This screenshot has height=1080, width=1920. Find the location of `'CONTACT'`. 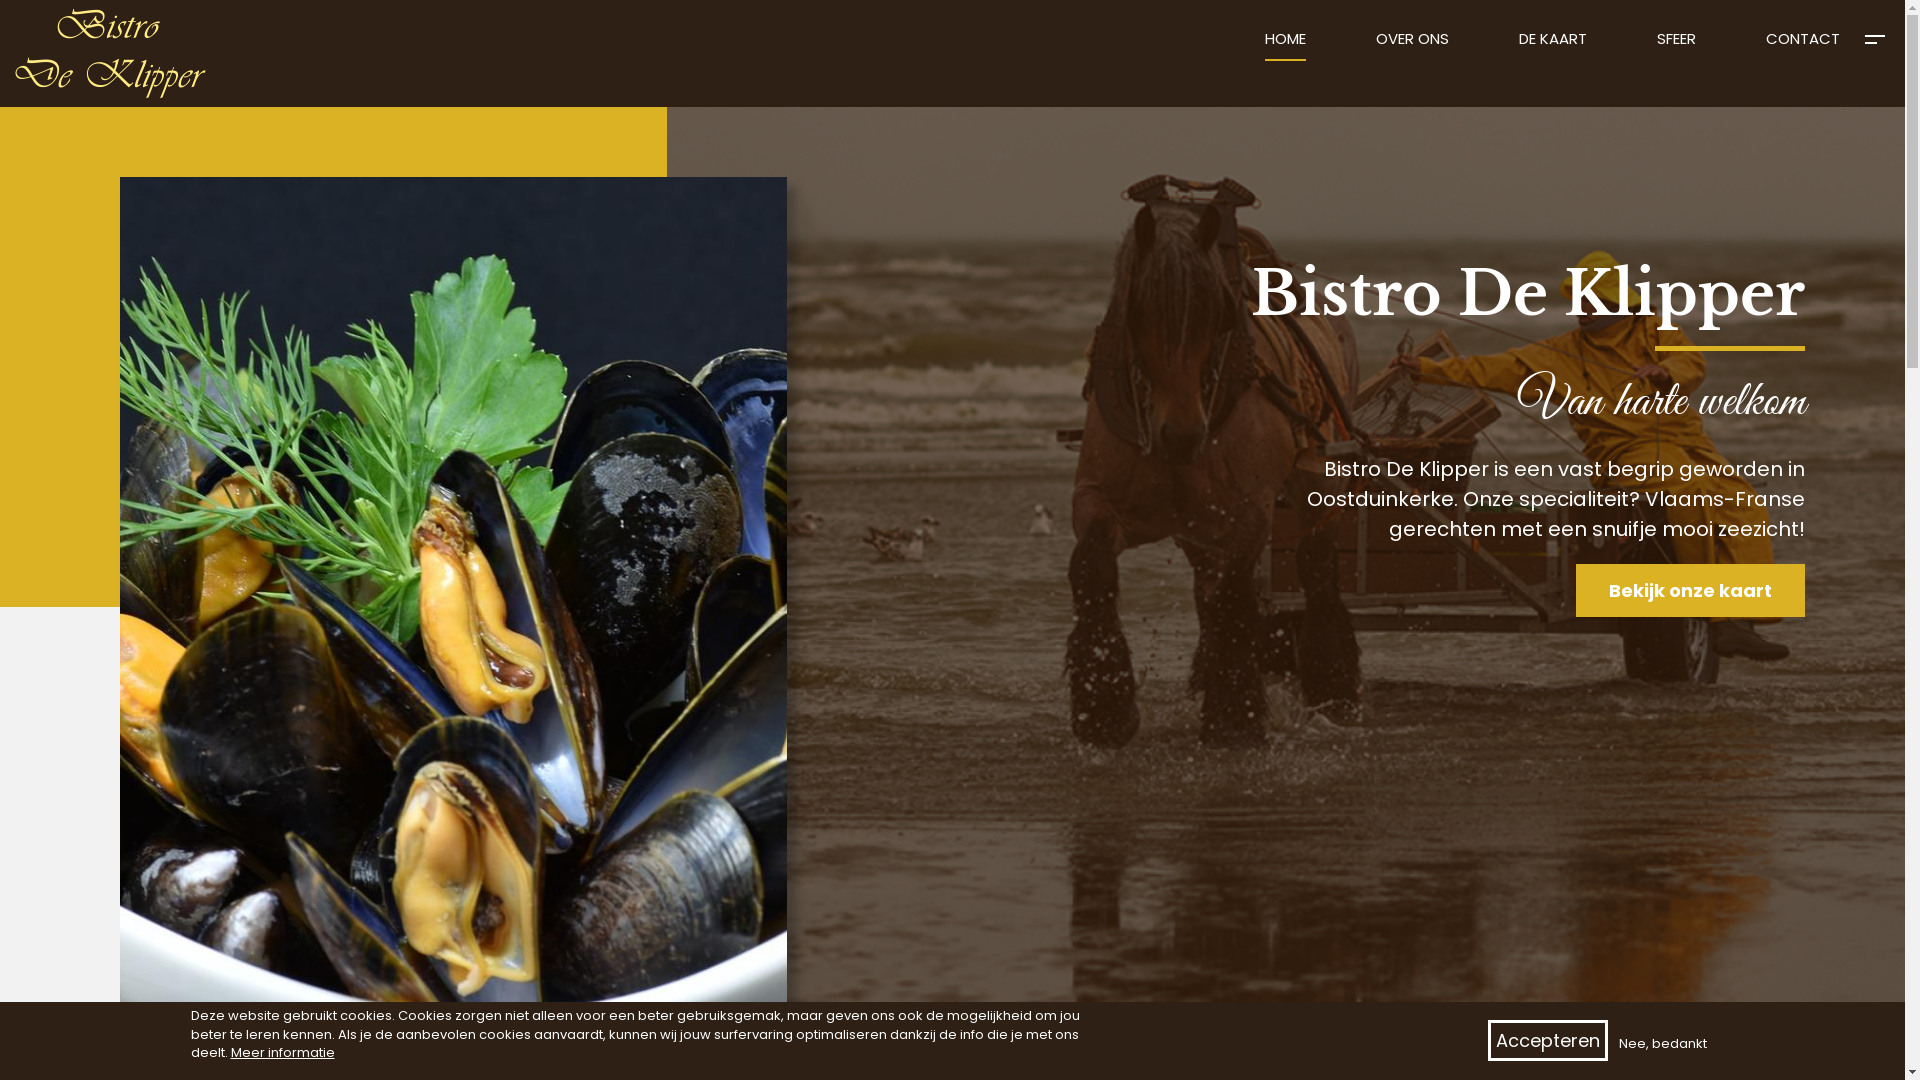

'CONTACT' is located at coordinates (1803, 45).